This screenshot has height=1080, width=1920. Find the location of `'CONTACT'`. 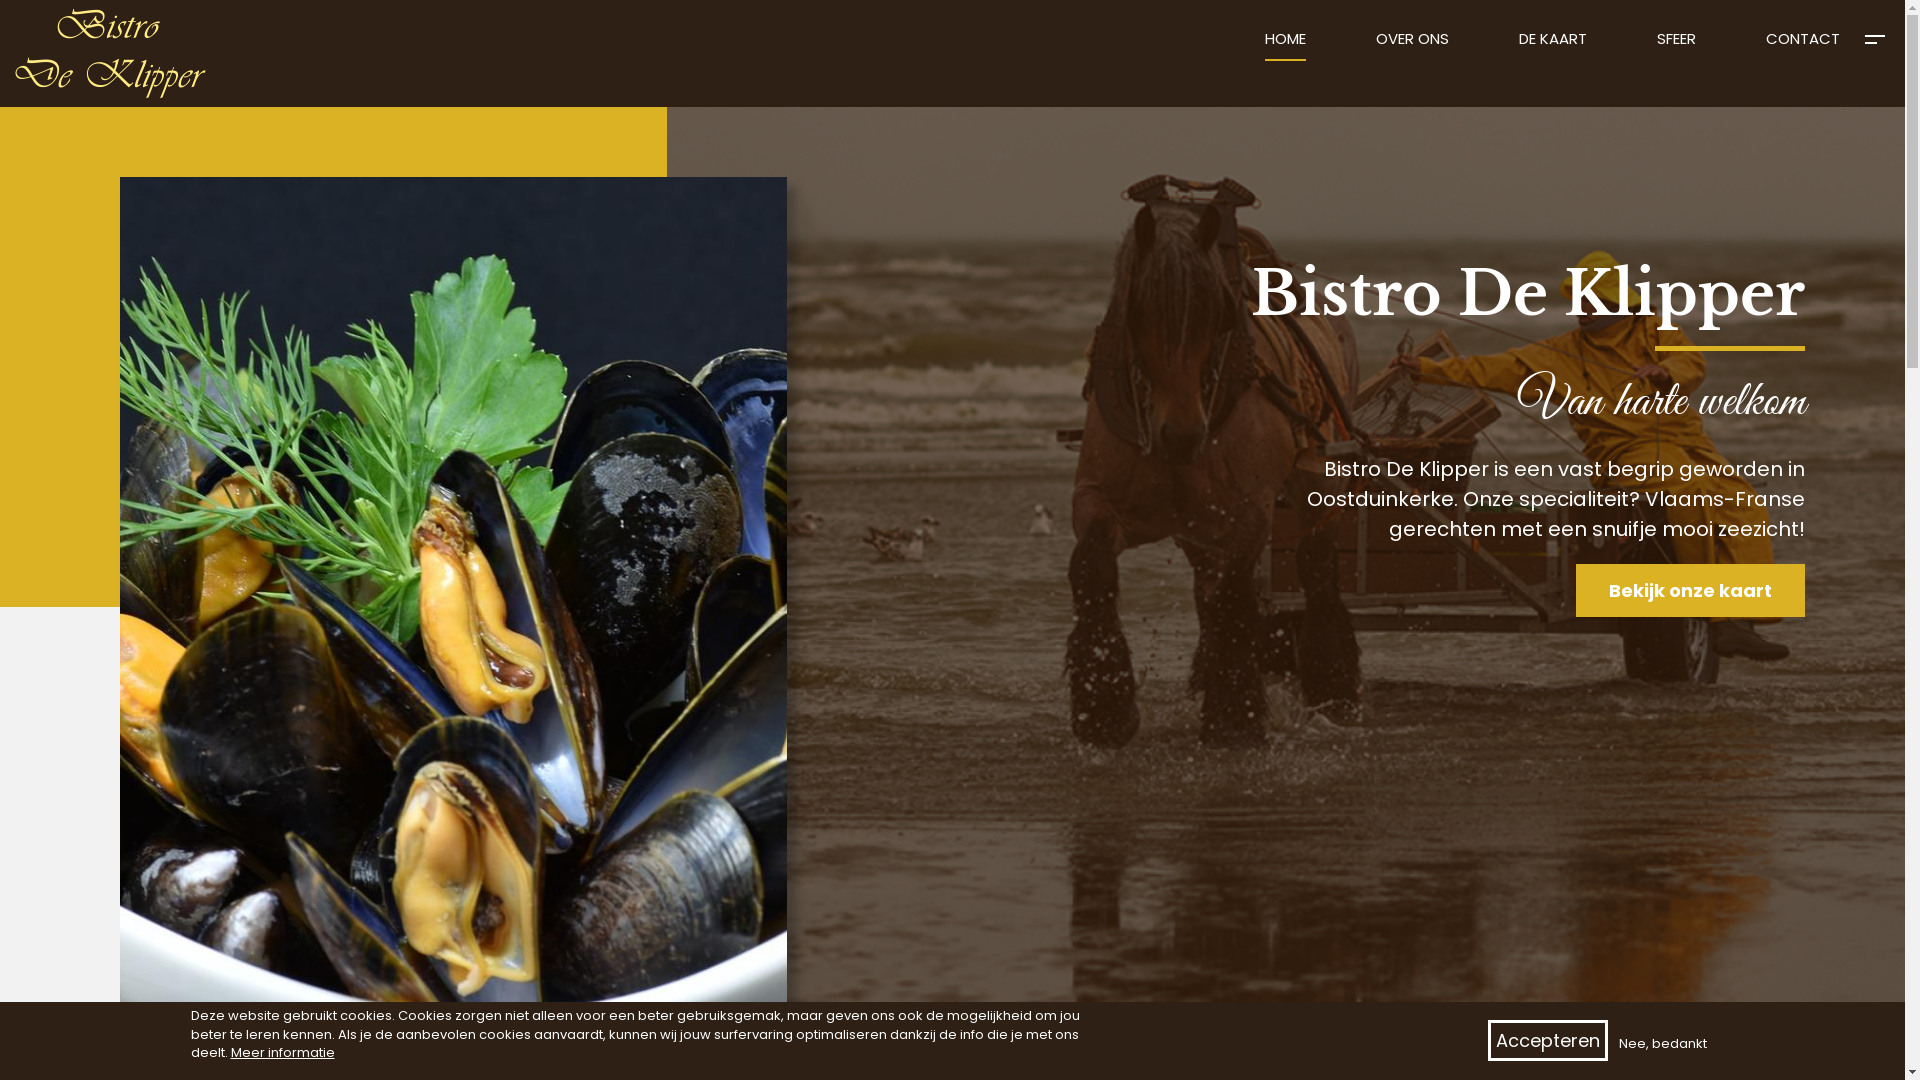

'CONTACT' is located at coordinates (1803, 45).